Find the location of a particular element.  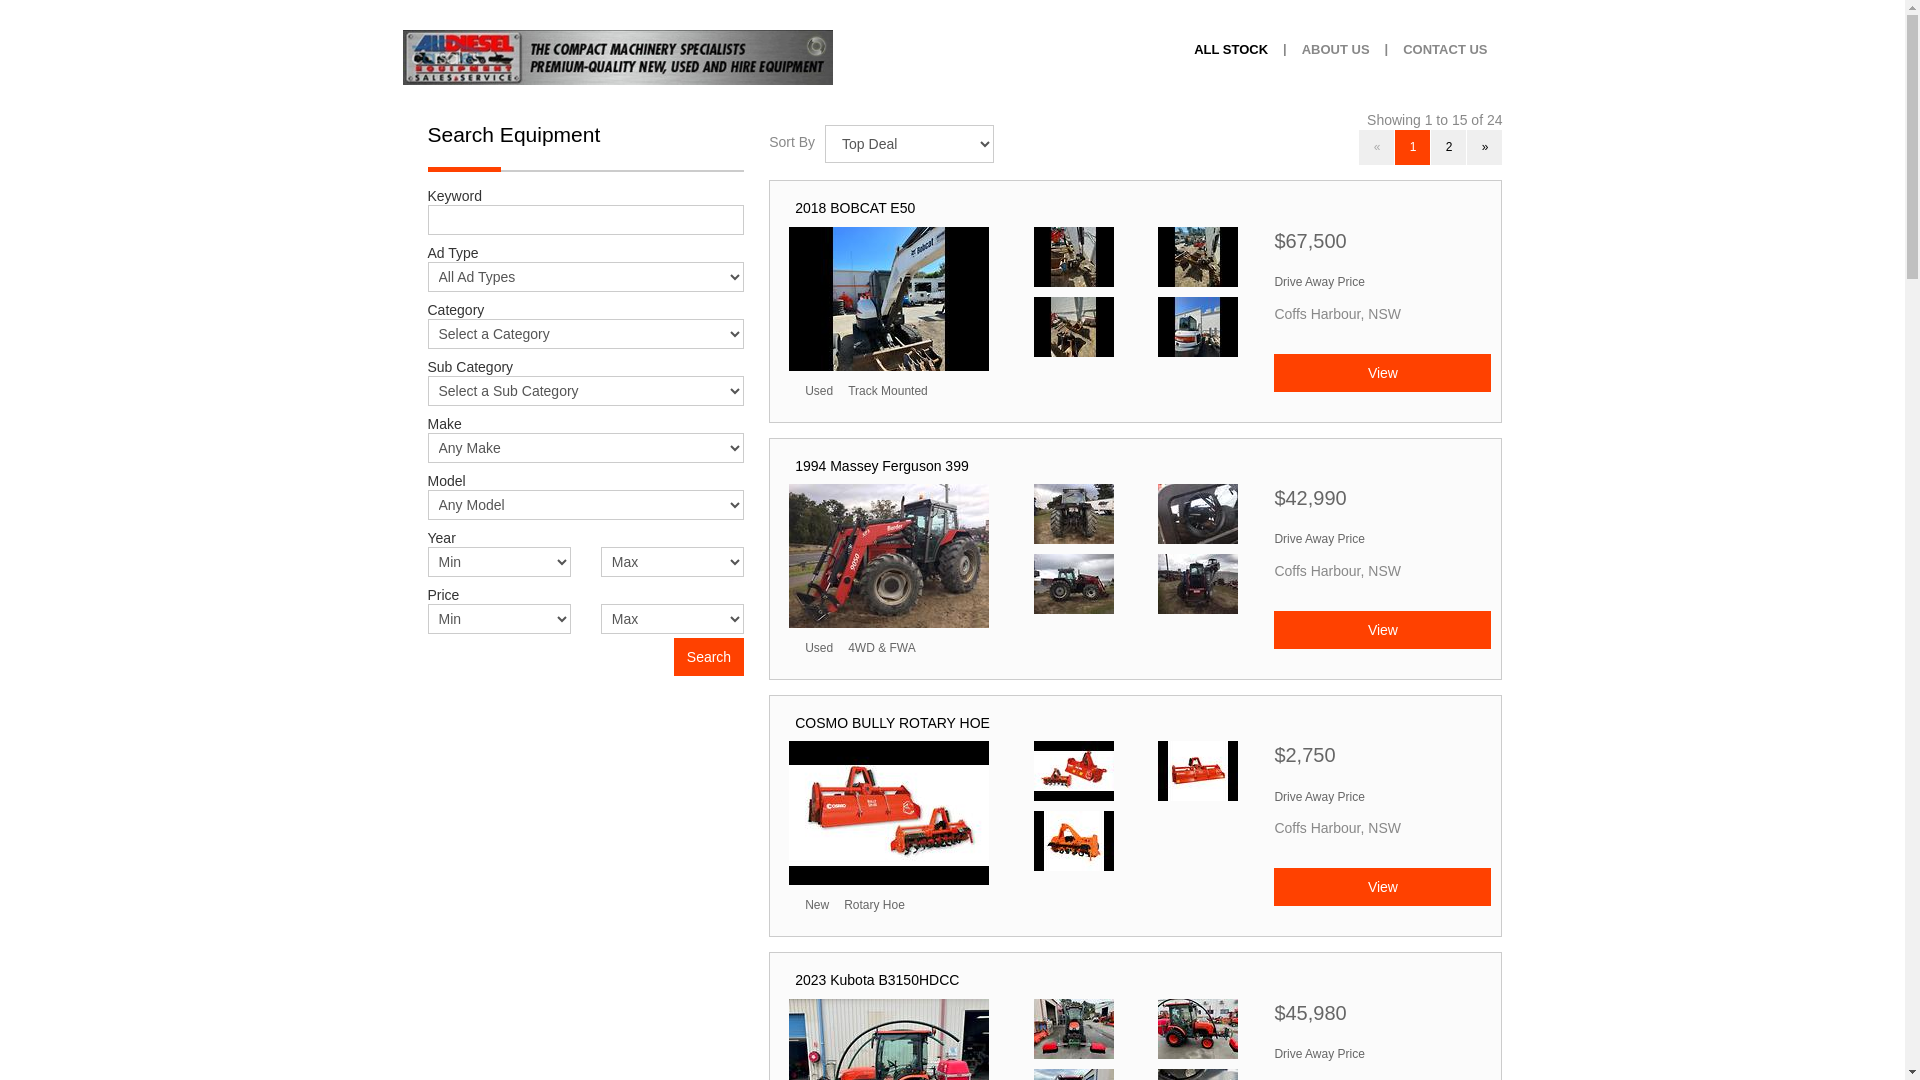

'Search' is located at coordinates (709, 656).